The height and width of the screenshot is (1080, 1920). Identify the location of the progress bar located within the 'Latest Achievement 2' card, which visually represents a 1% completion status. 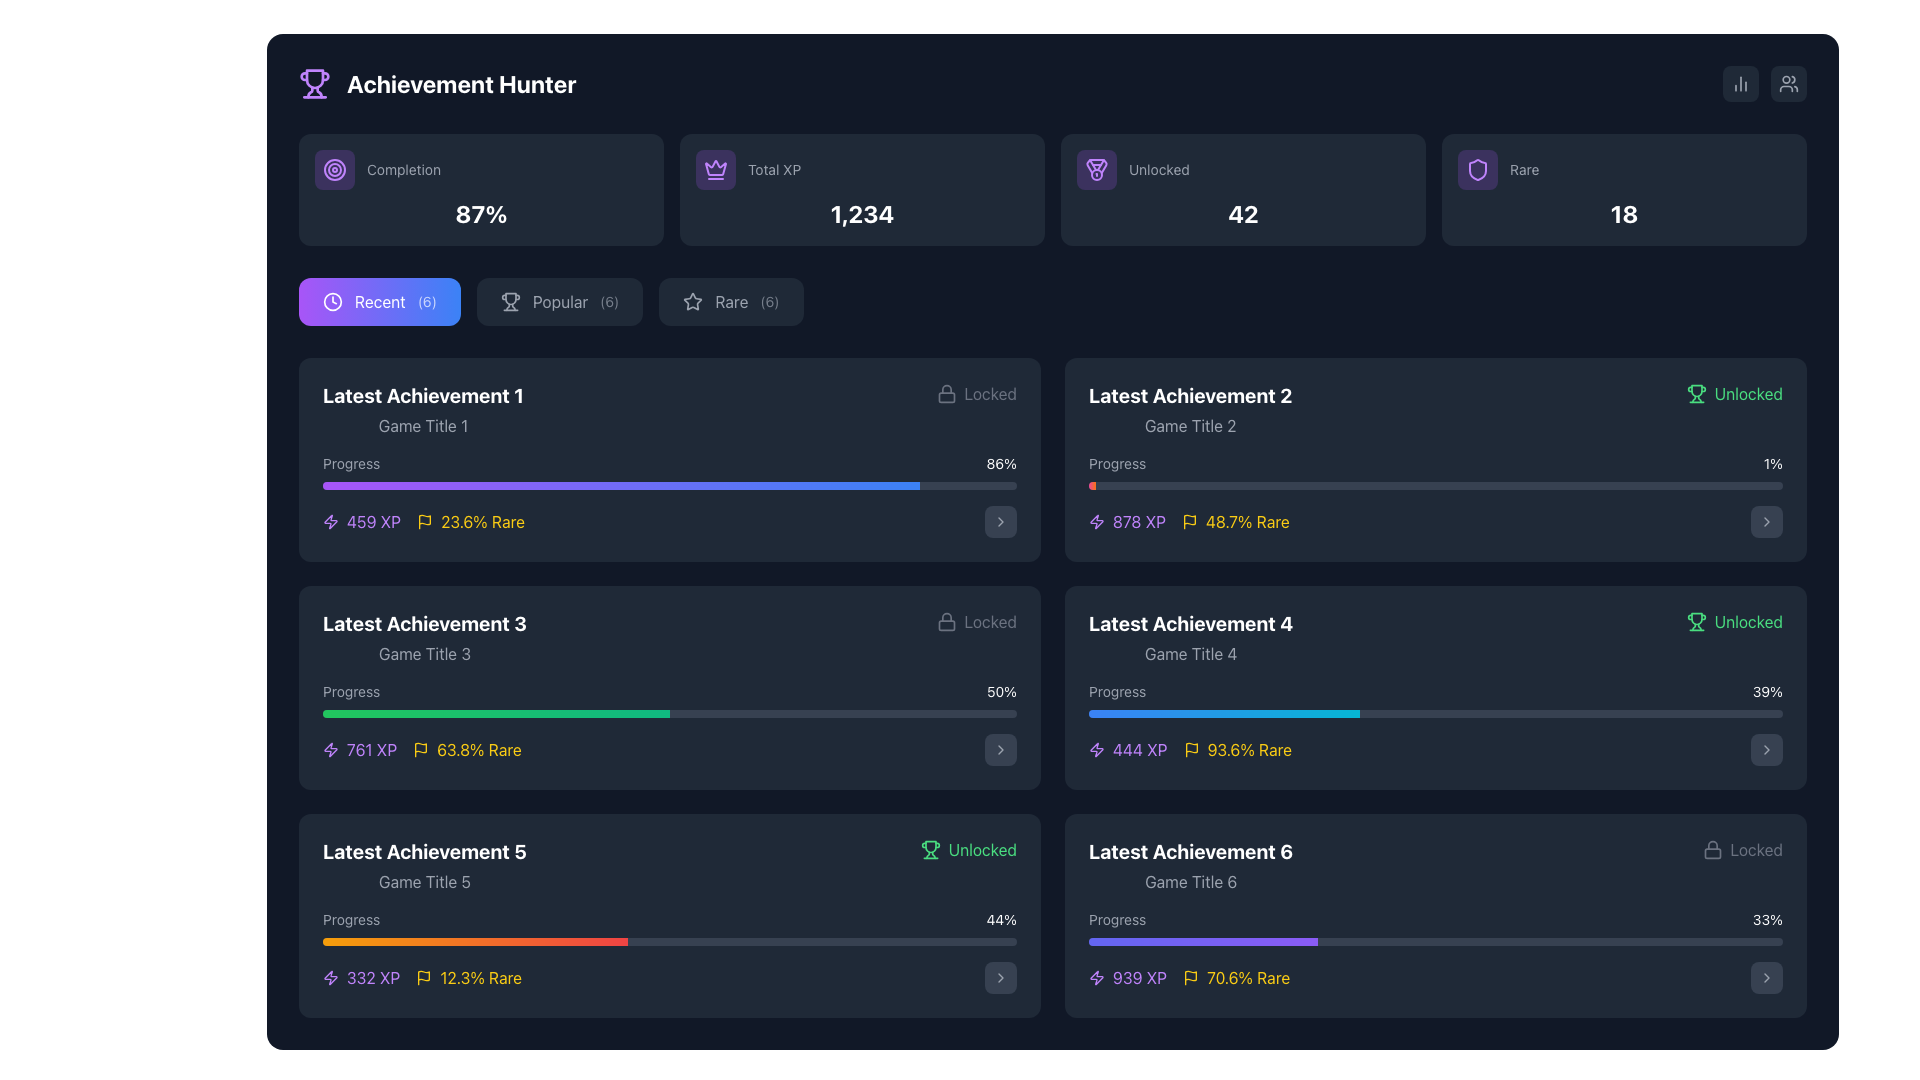
(1434, 471).